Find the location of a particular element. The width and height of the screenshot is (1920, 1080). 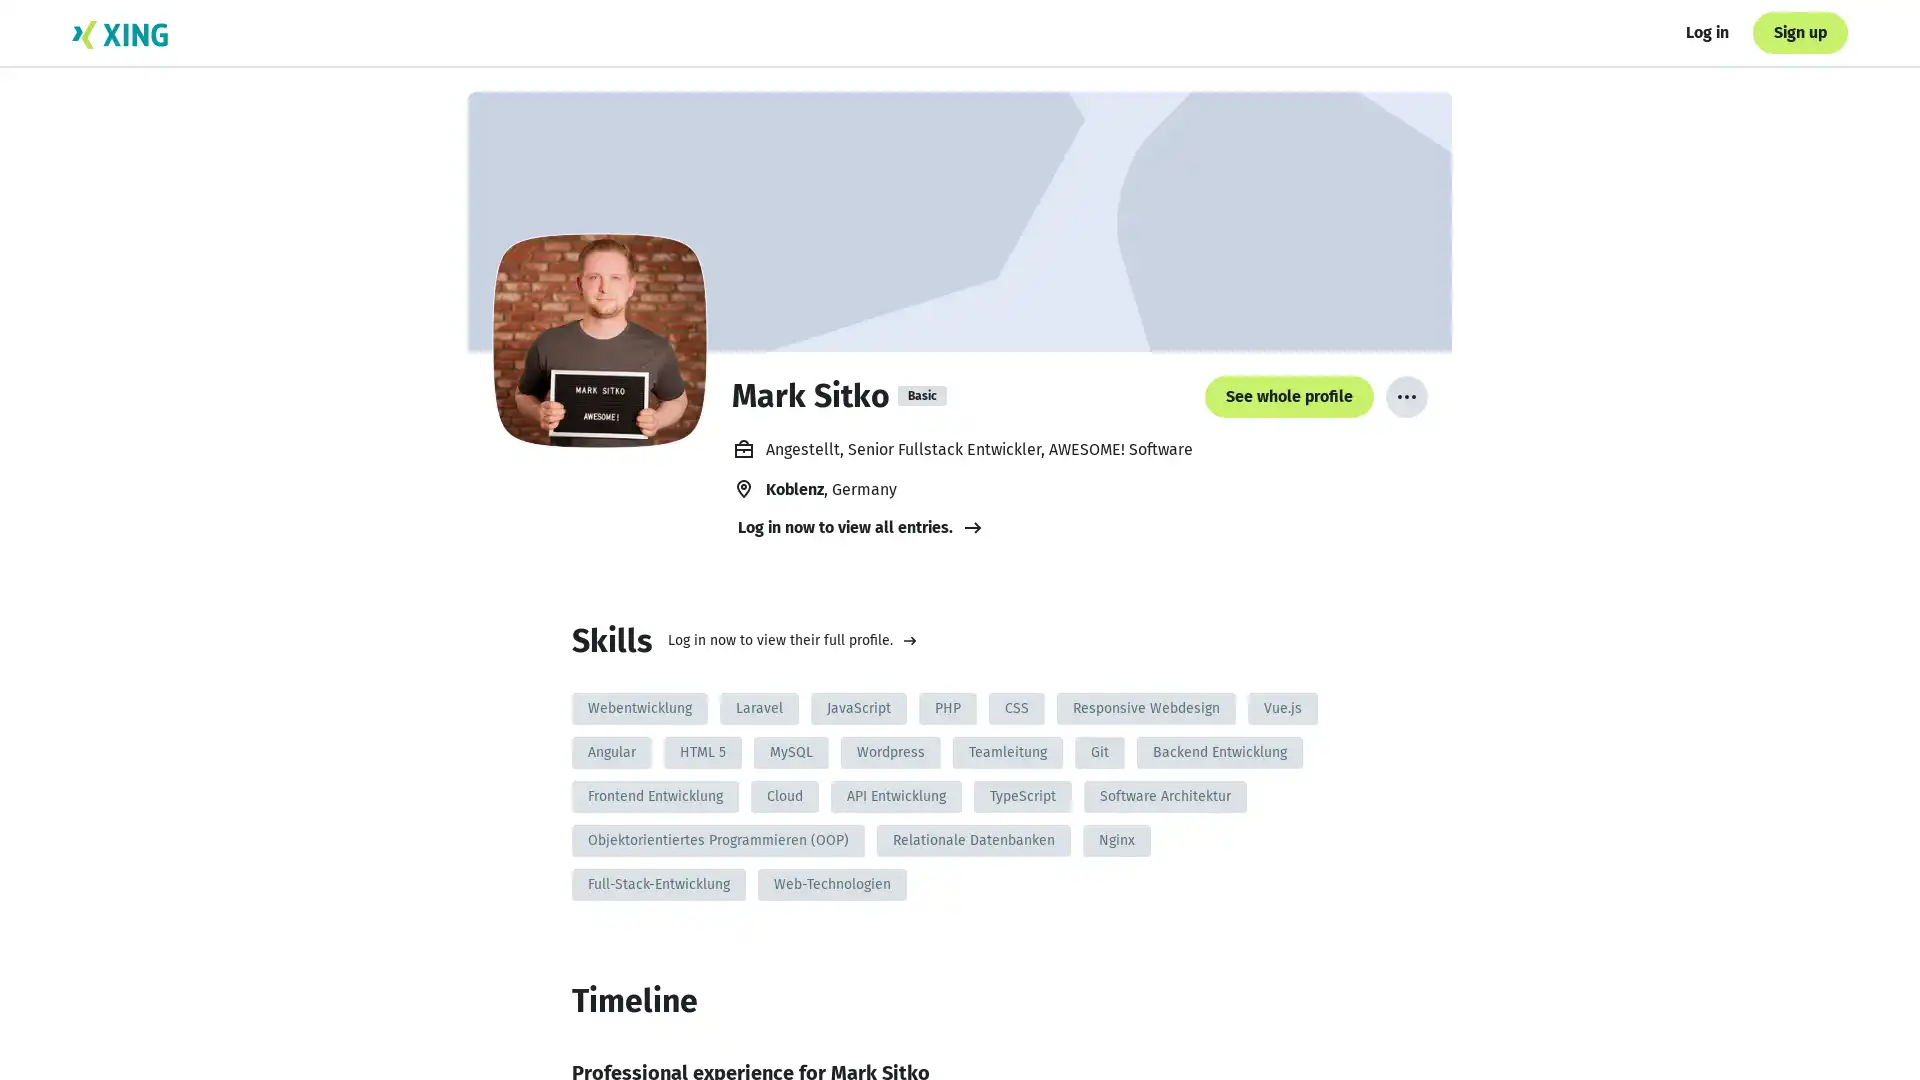

Mark Sitko is located at coordinates (599, 339).